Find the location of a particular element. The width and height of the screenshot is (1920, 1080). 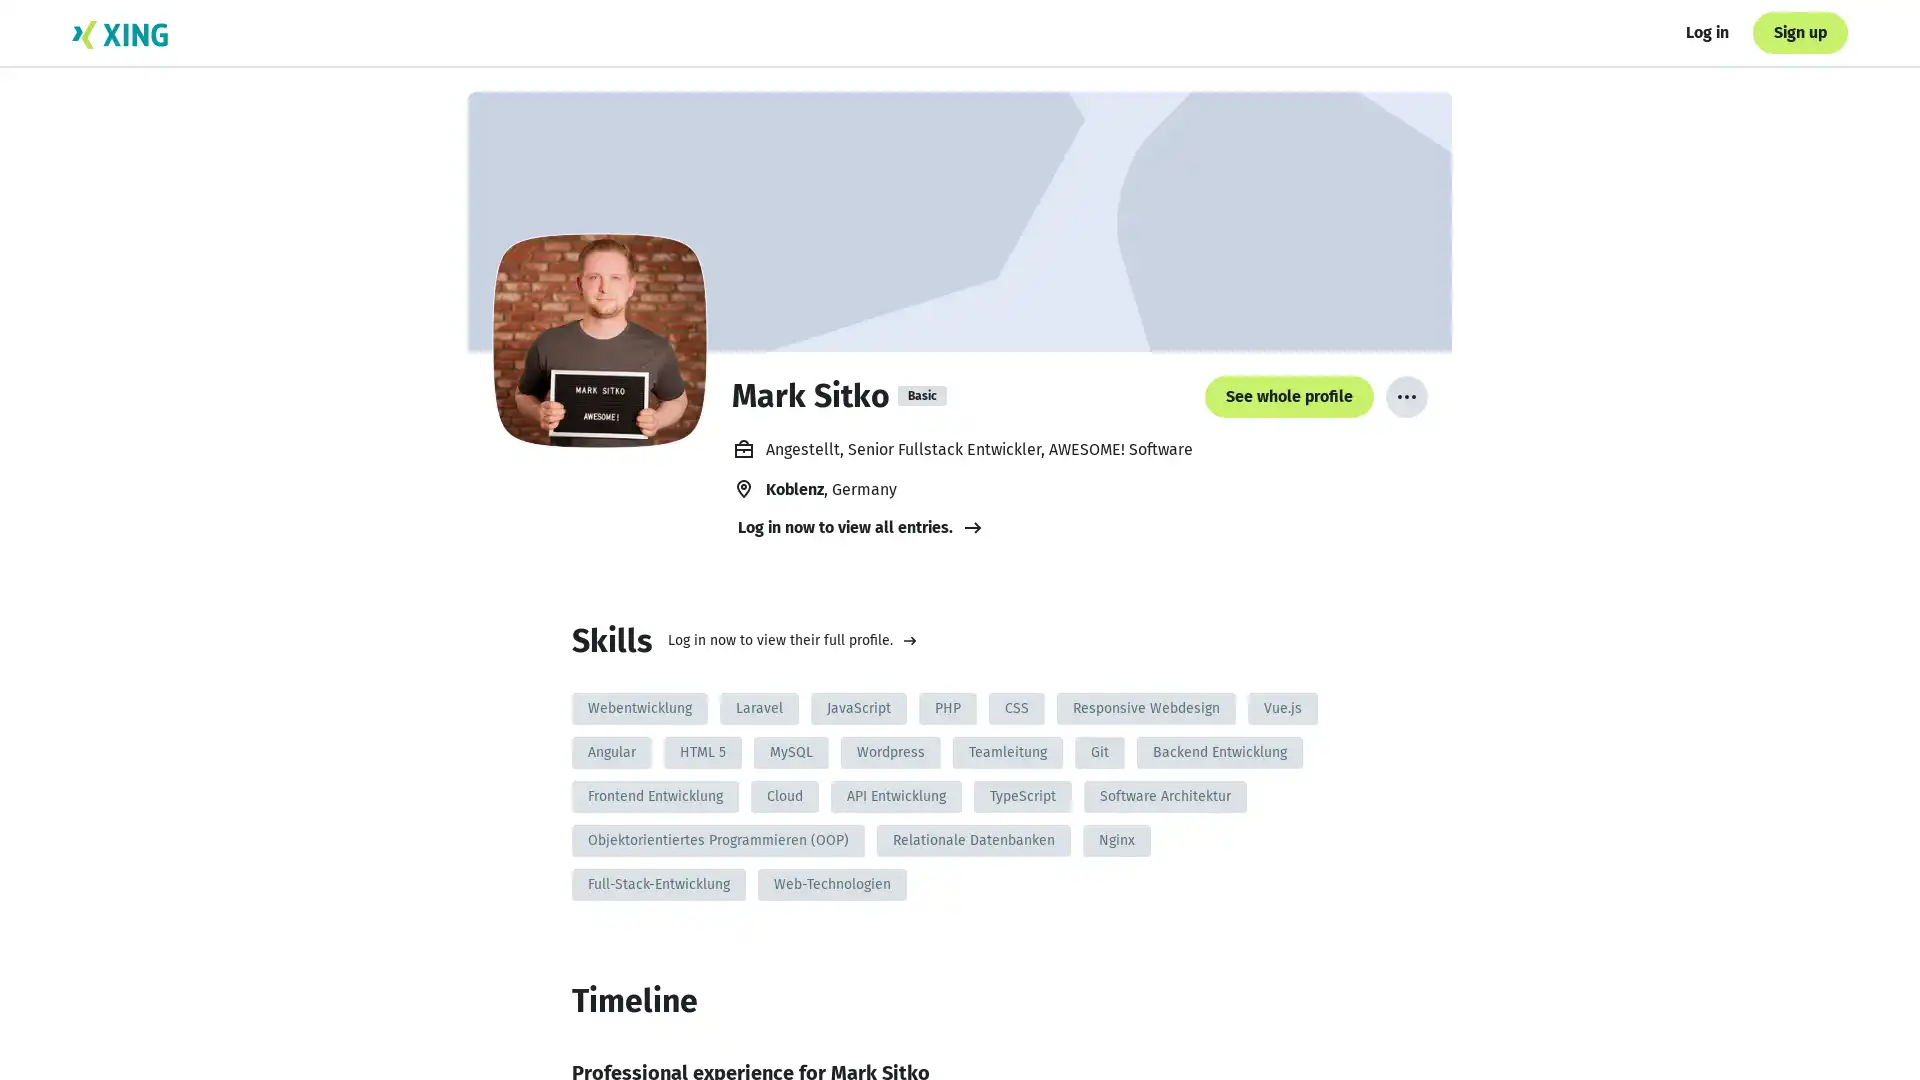

Mark Sitko is located at coordinates (599, 339).